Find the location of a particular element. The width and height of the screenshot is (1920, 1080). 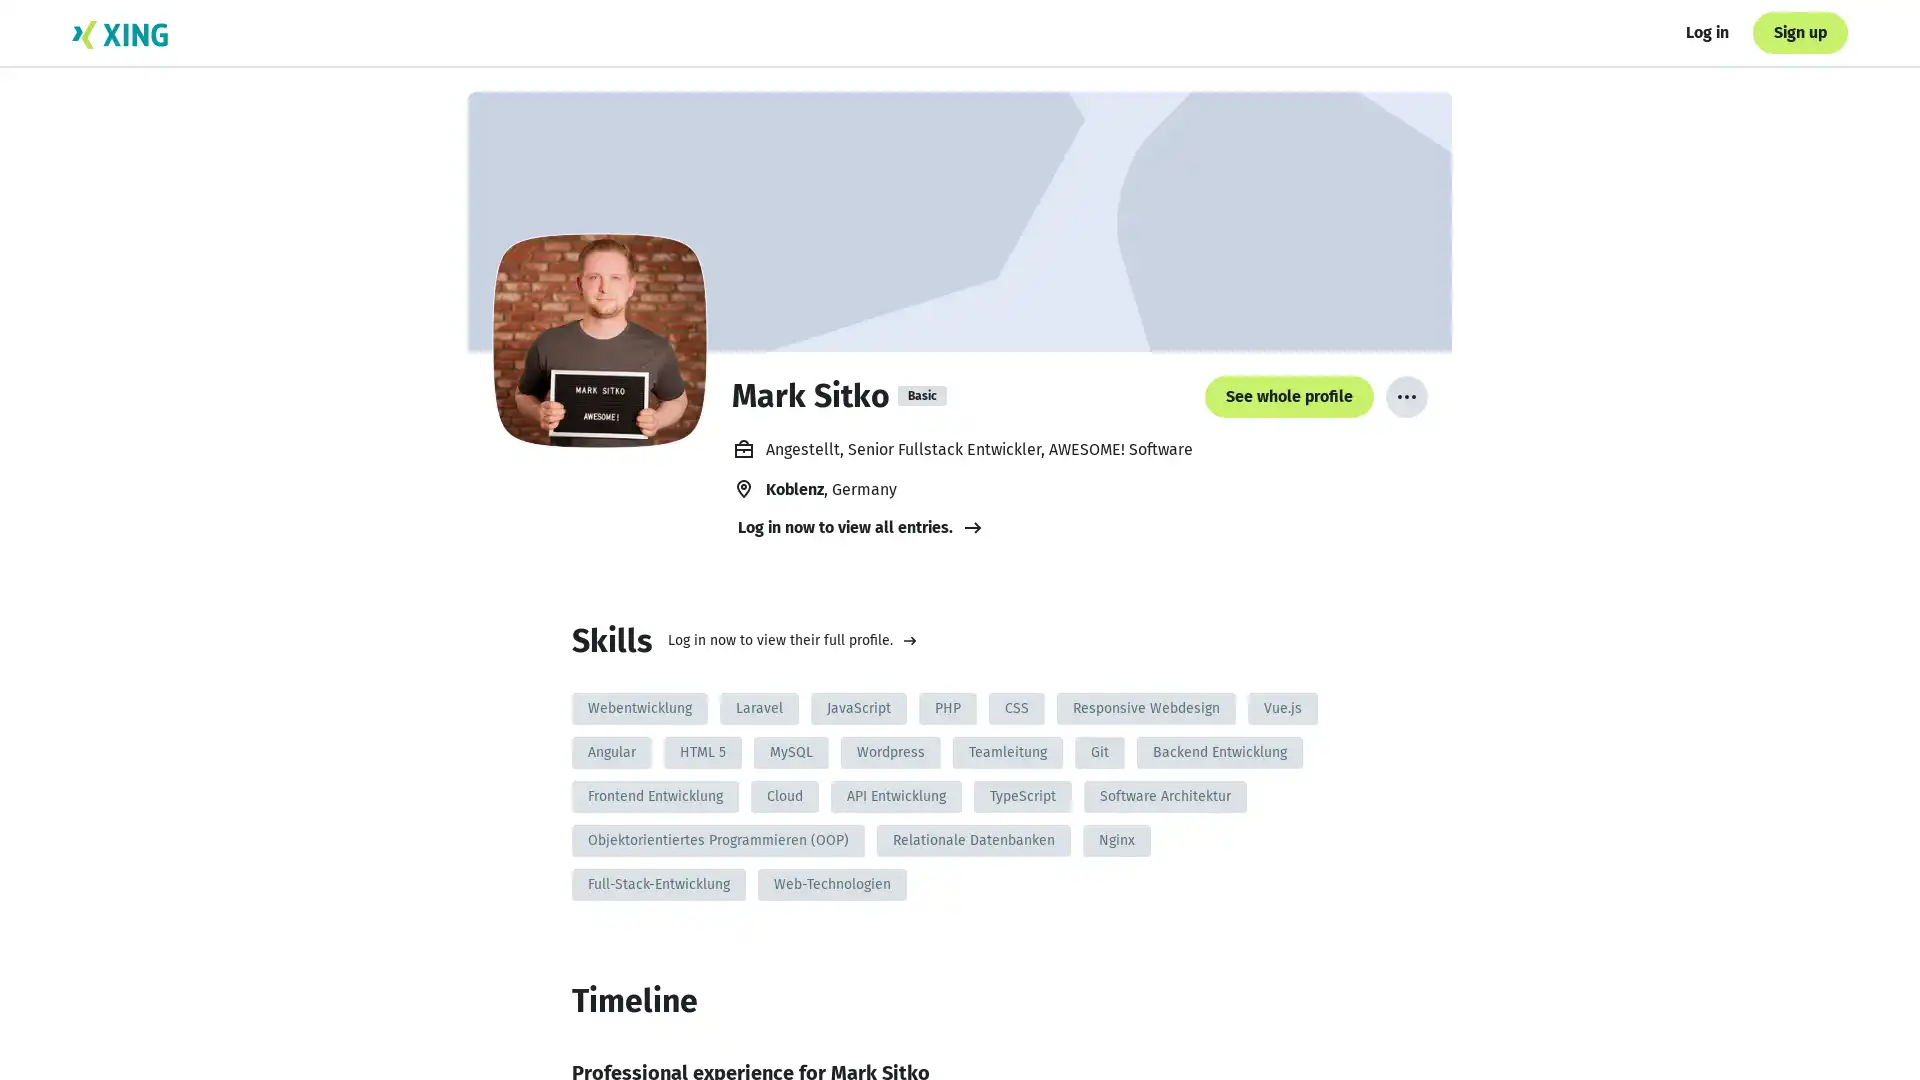

Mark Sitko is located at coordinates (599, 339).